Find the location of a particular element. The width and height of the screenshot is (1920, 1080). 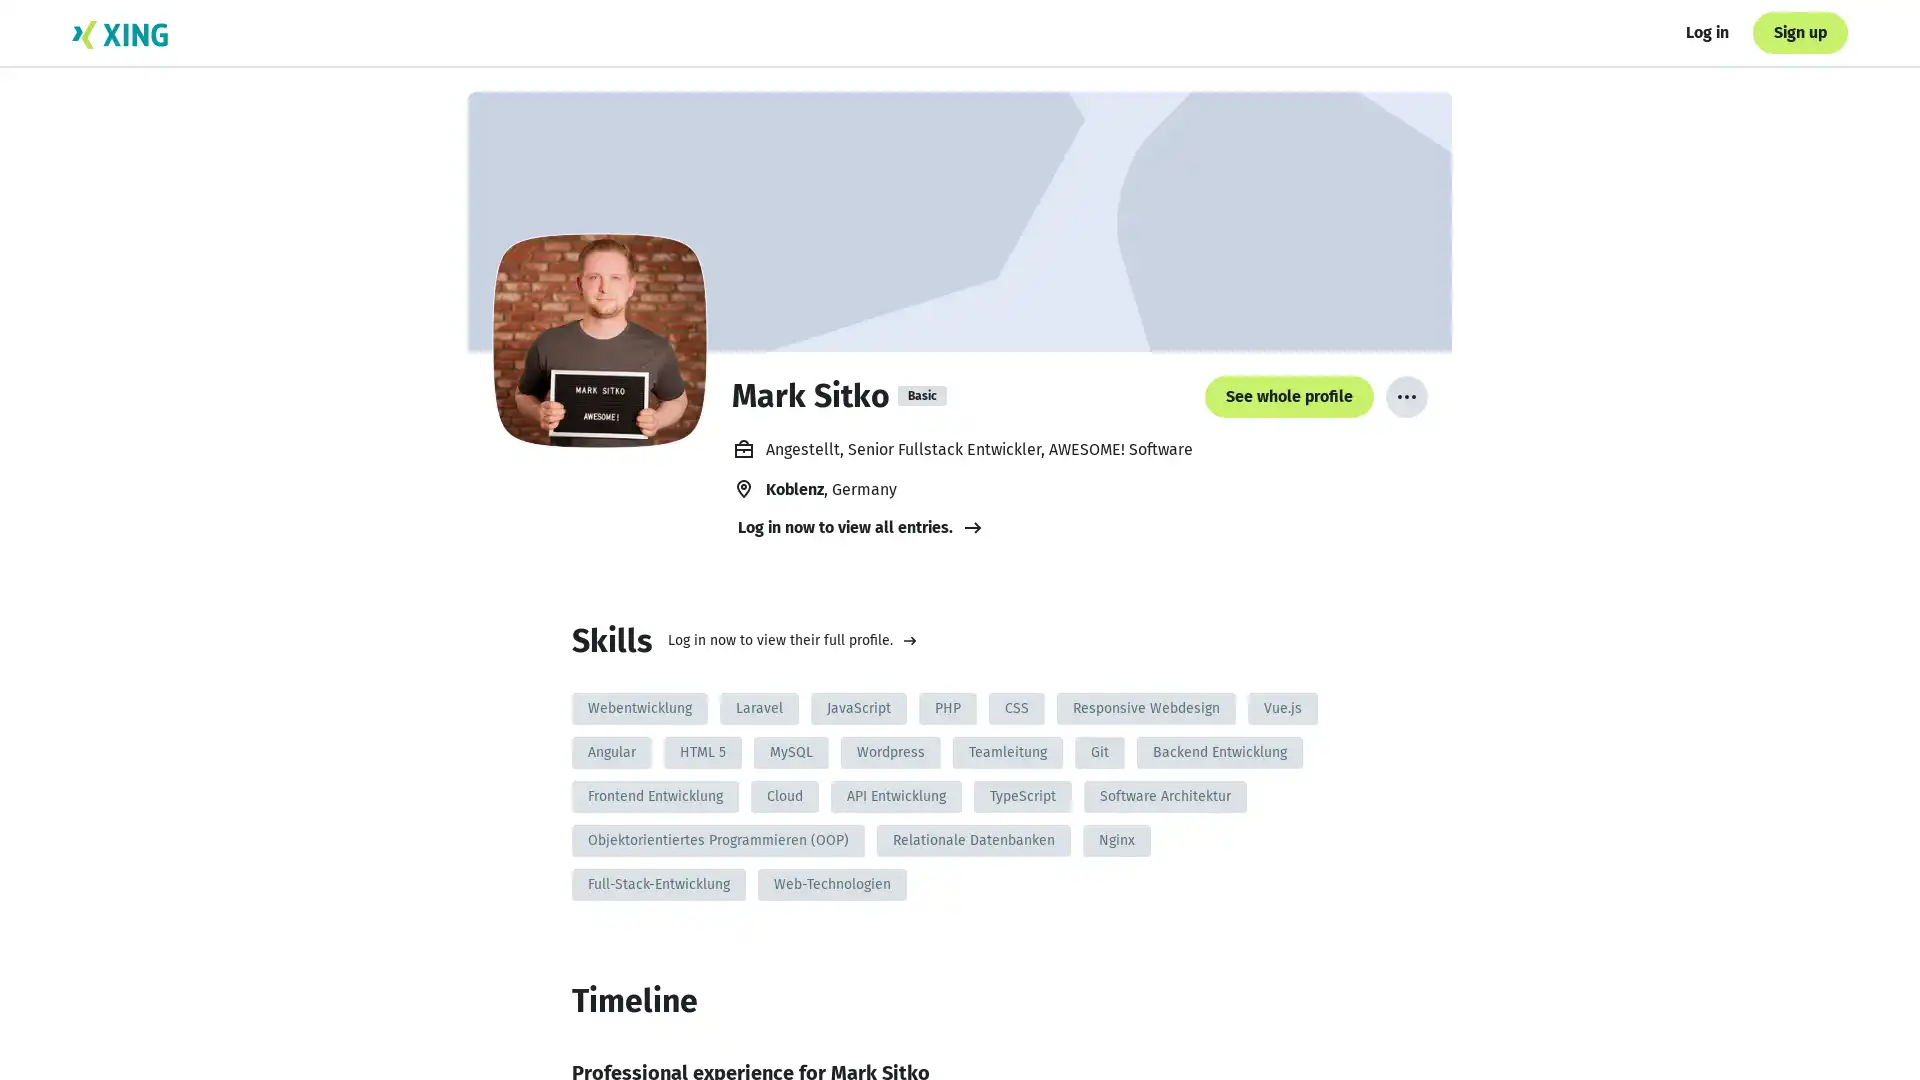

Mark Sitko is located at coordinates (599, 339).